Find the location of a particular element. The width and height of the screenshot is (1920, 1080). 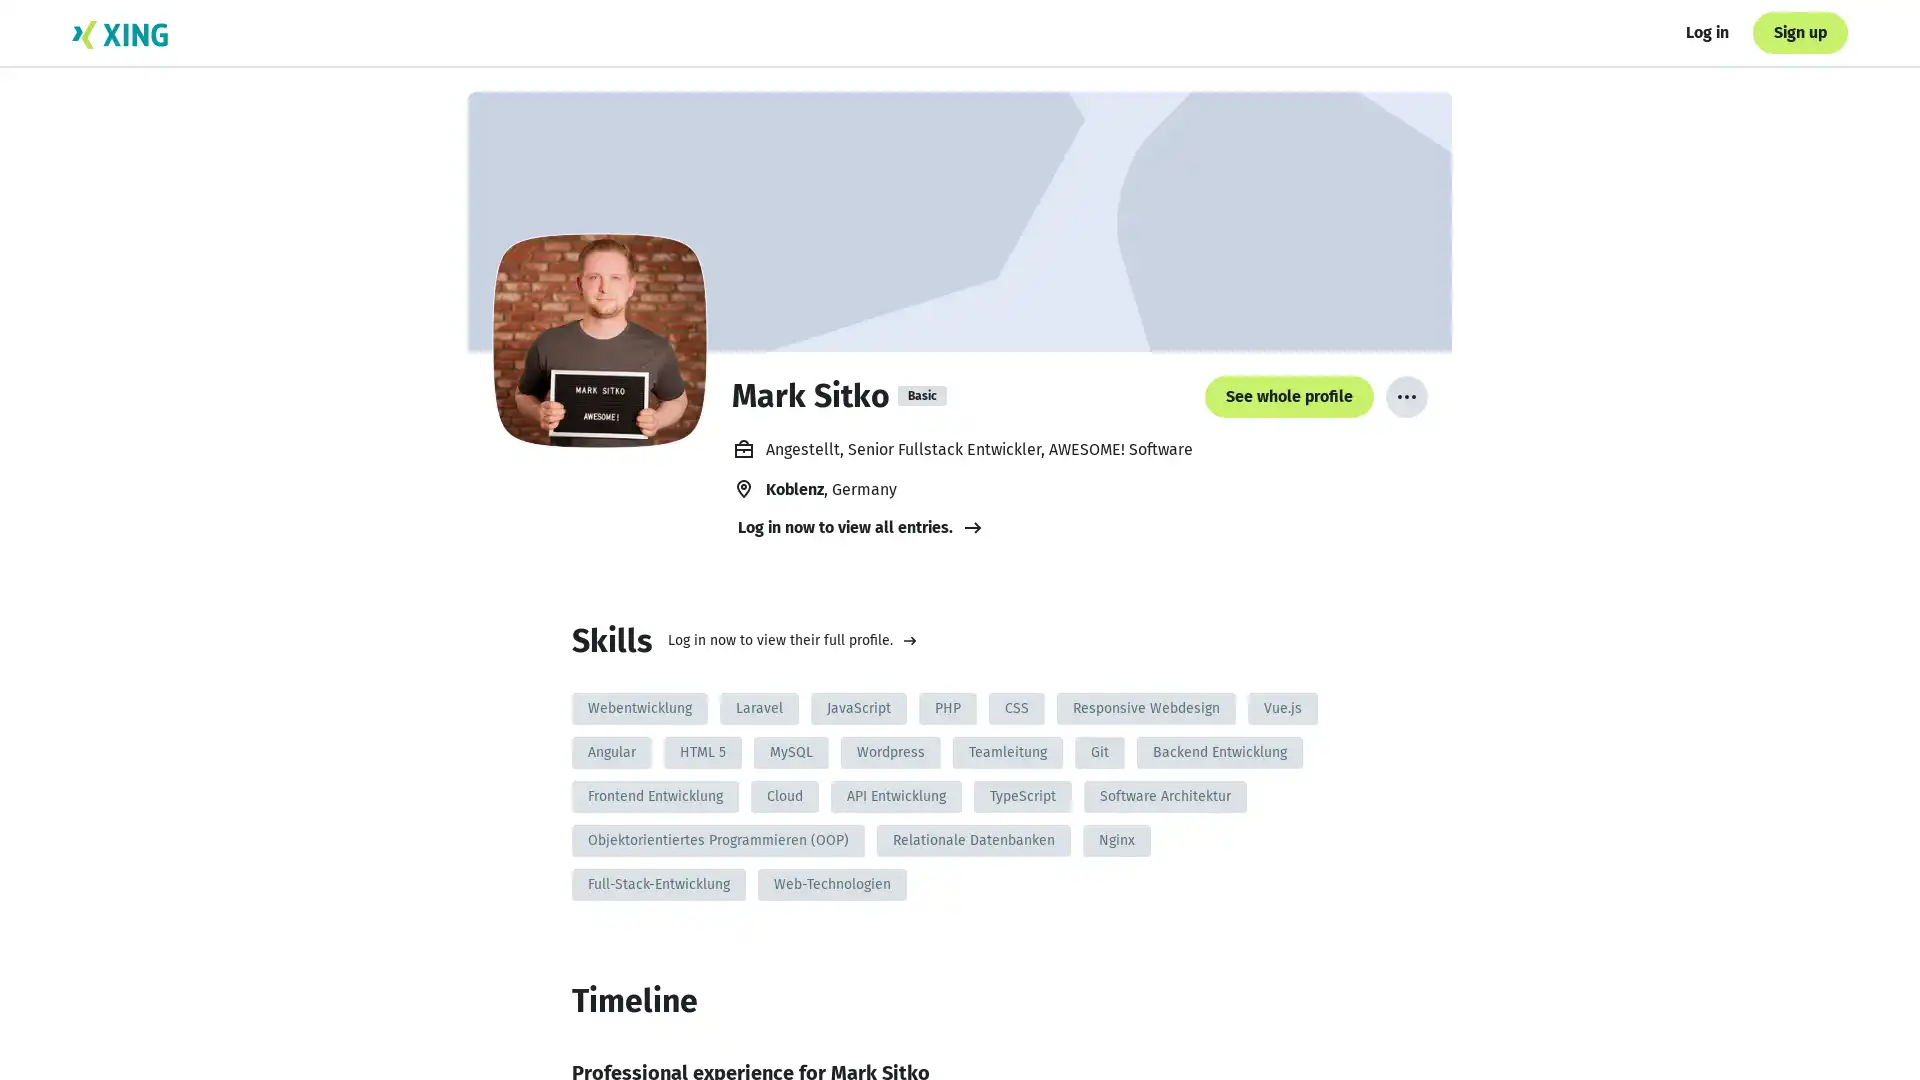

Mark Sitko is located at coordinates (599, 339).